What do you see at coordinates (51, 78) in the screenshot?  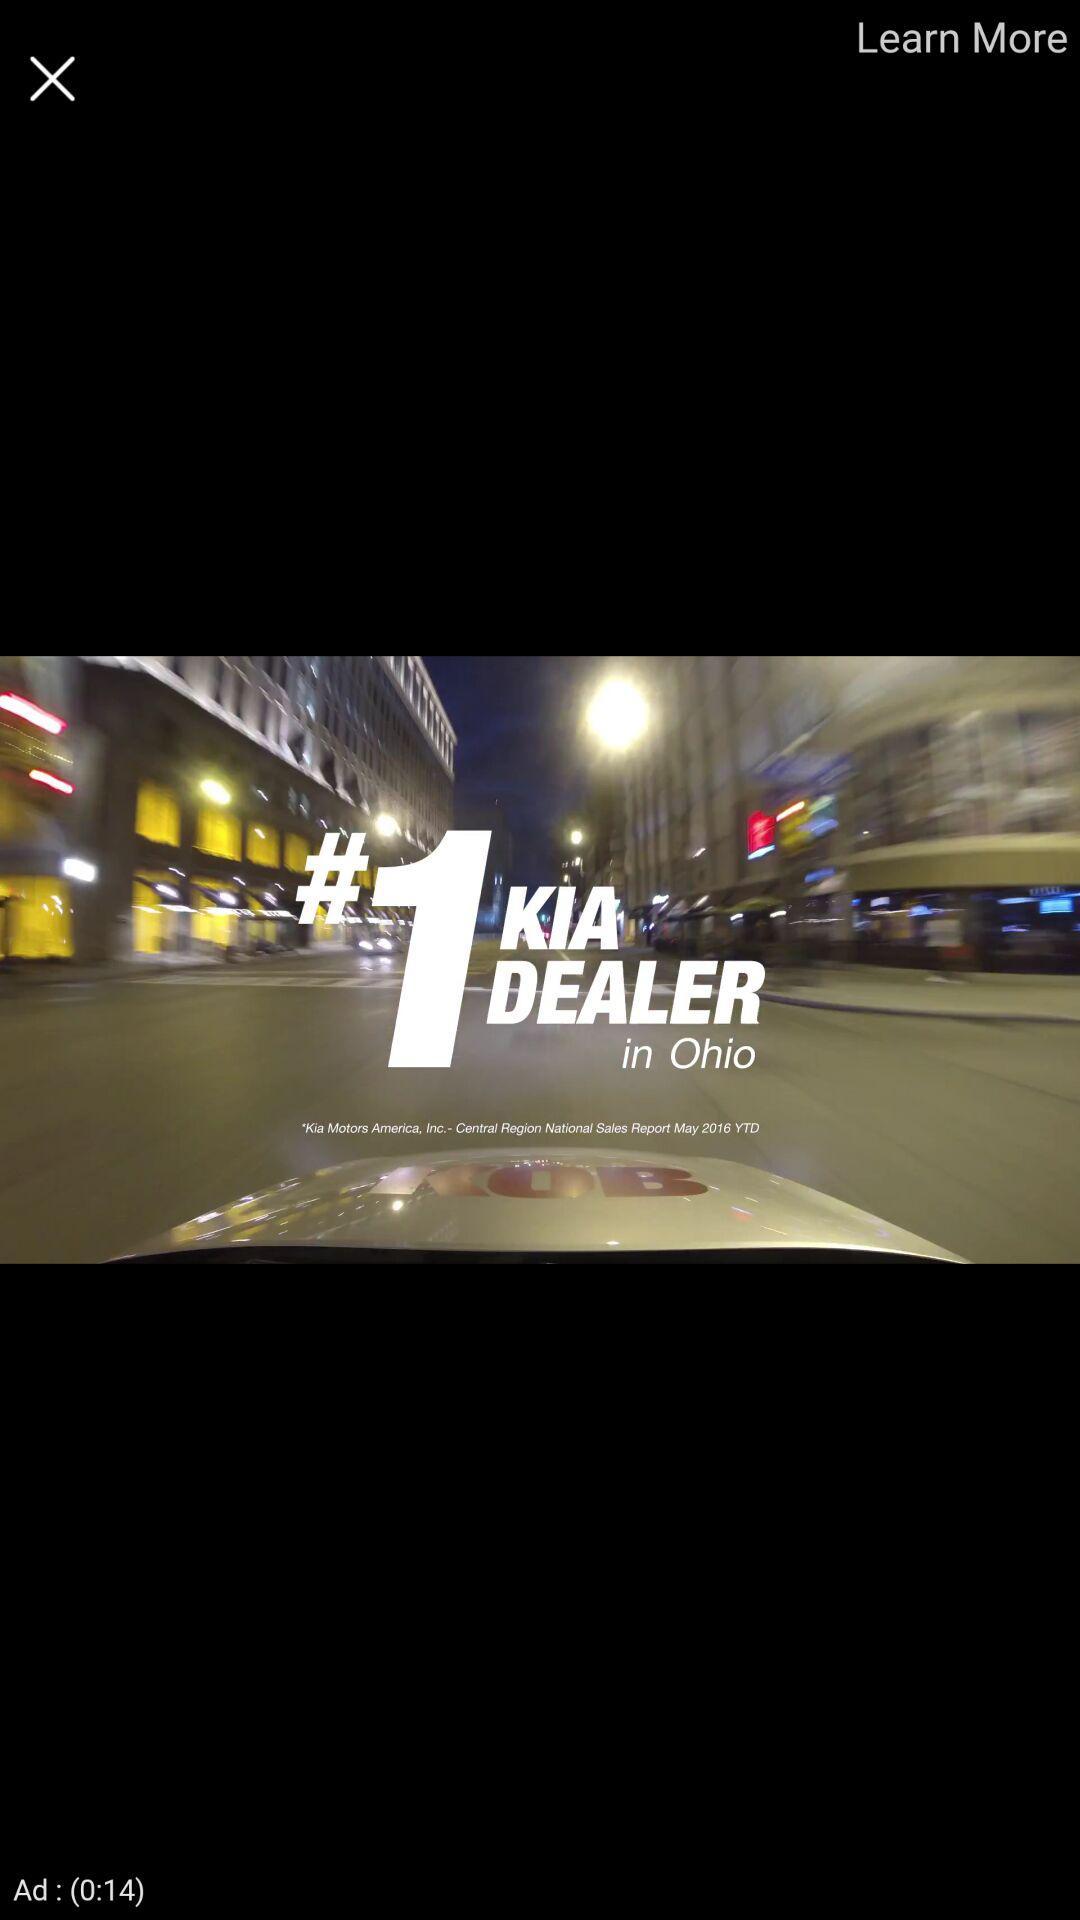 I see `out screen` at bounding box center [51, 78].